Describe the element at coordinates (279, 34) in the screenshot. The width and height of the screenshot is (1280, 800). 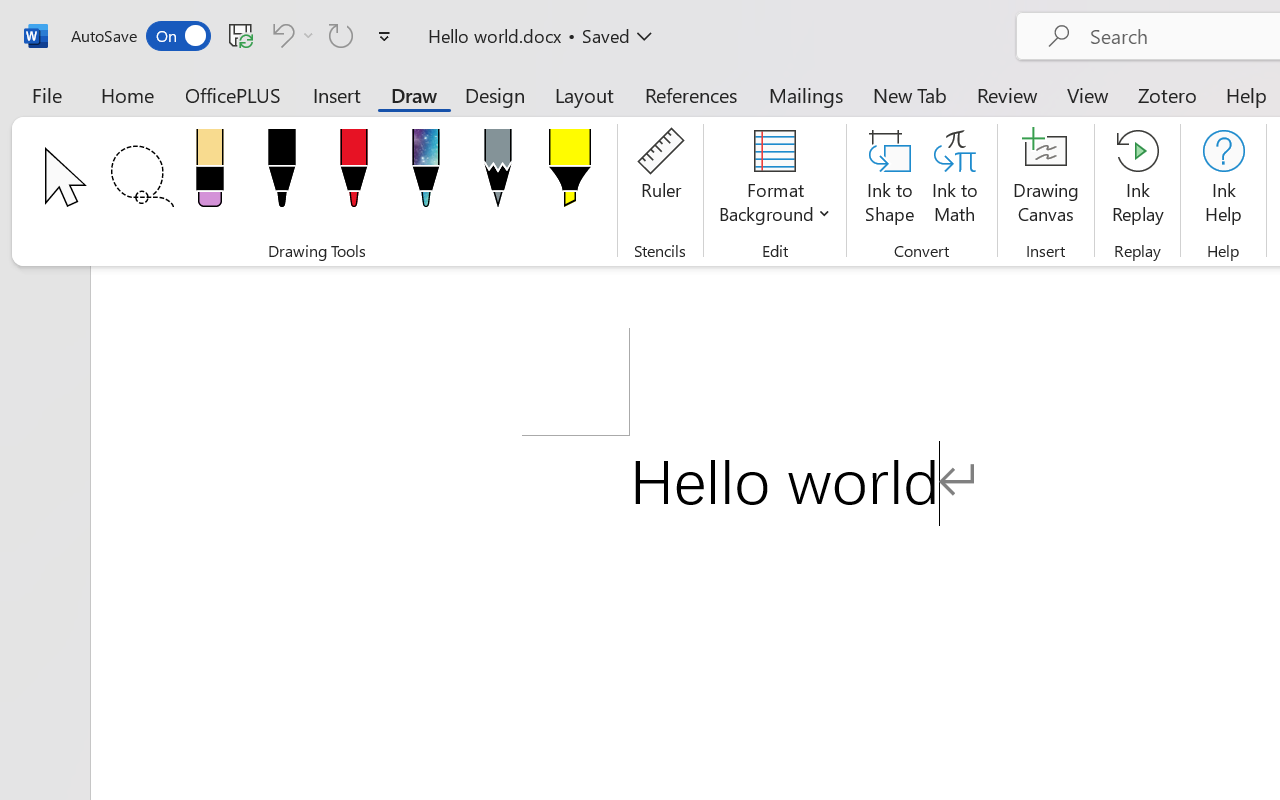
I see `'Can'` at that location.